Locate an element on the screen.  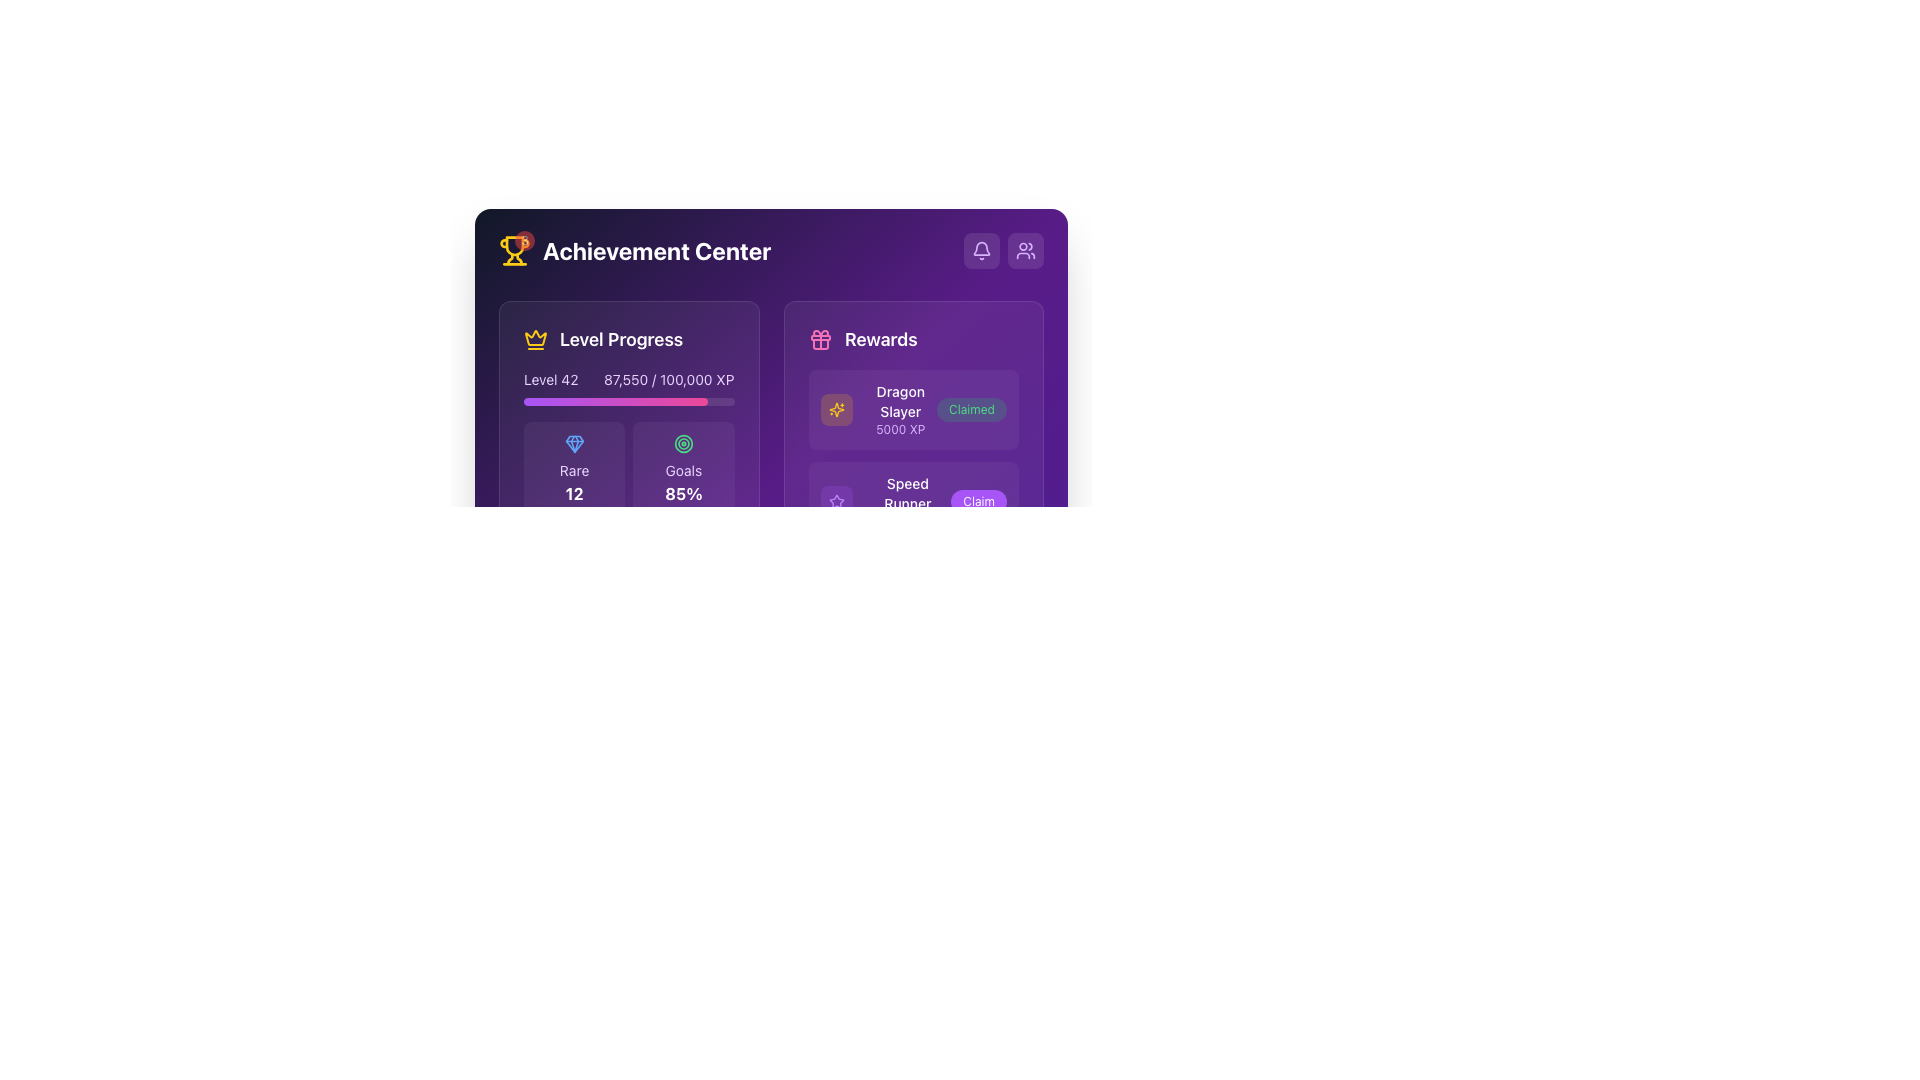
the displayed percentage text label showing '85%' on a purple background, positioned below the 'Goals' label is located at coordinates (683, 493).